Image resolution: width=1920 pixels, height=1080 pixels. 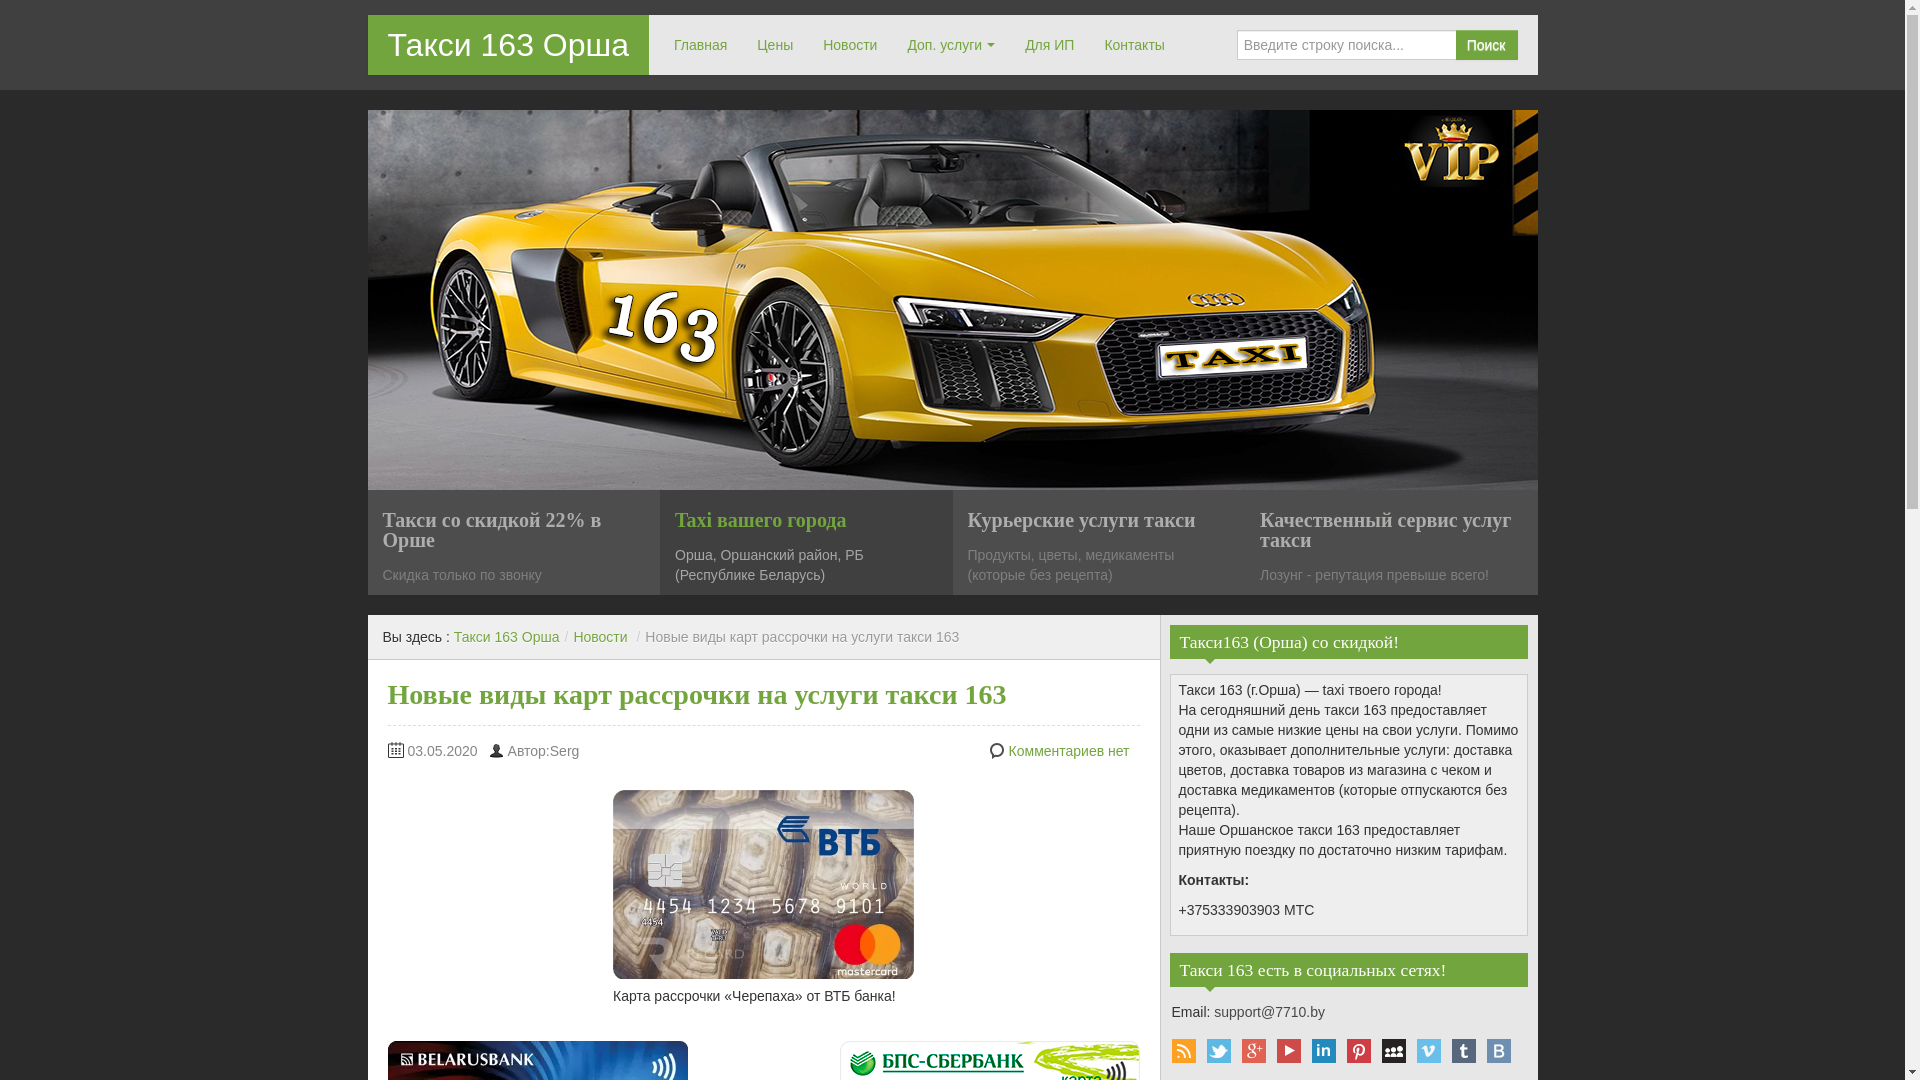 What do you see at coordinates (1392, 1048) in the screenshot?
I see `'Myspace'` at bounding box center [1392, 1048].